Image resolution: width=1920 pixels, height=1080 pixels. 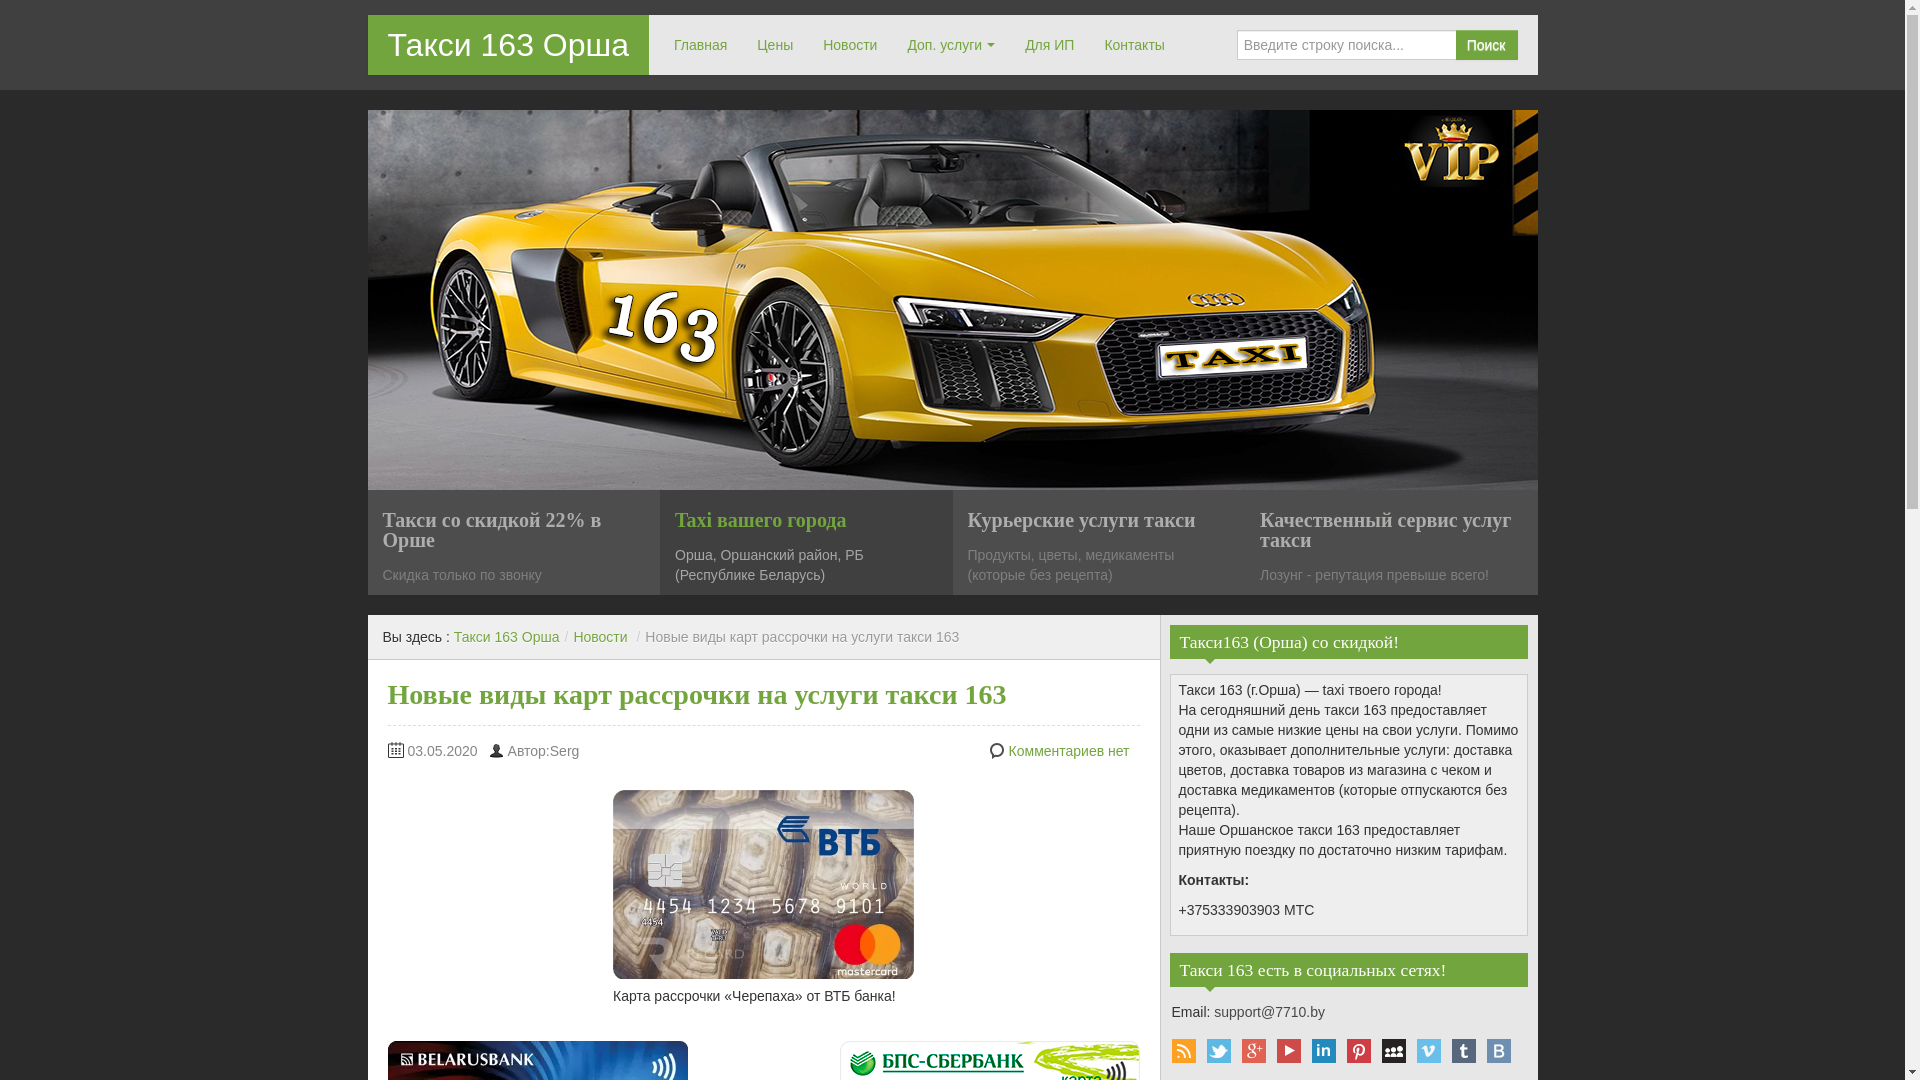 What do you see at coordinates (1392, 1048) in the screenshot?
I see `'Myspace'` at bounding box center [1392, 1048].